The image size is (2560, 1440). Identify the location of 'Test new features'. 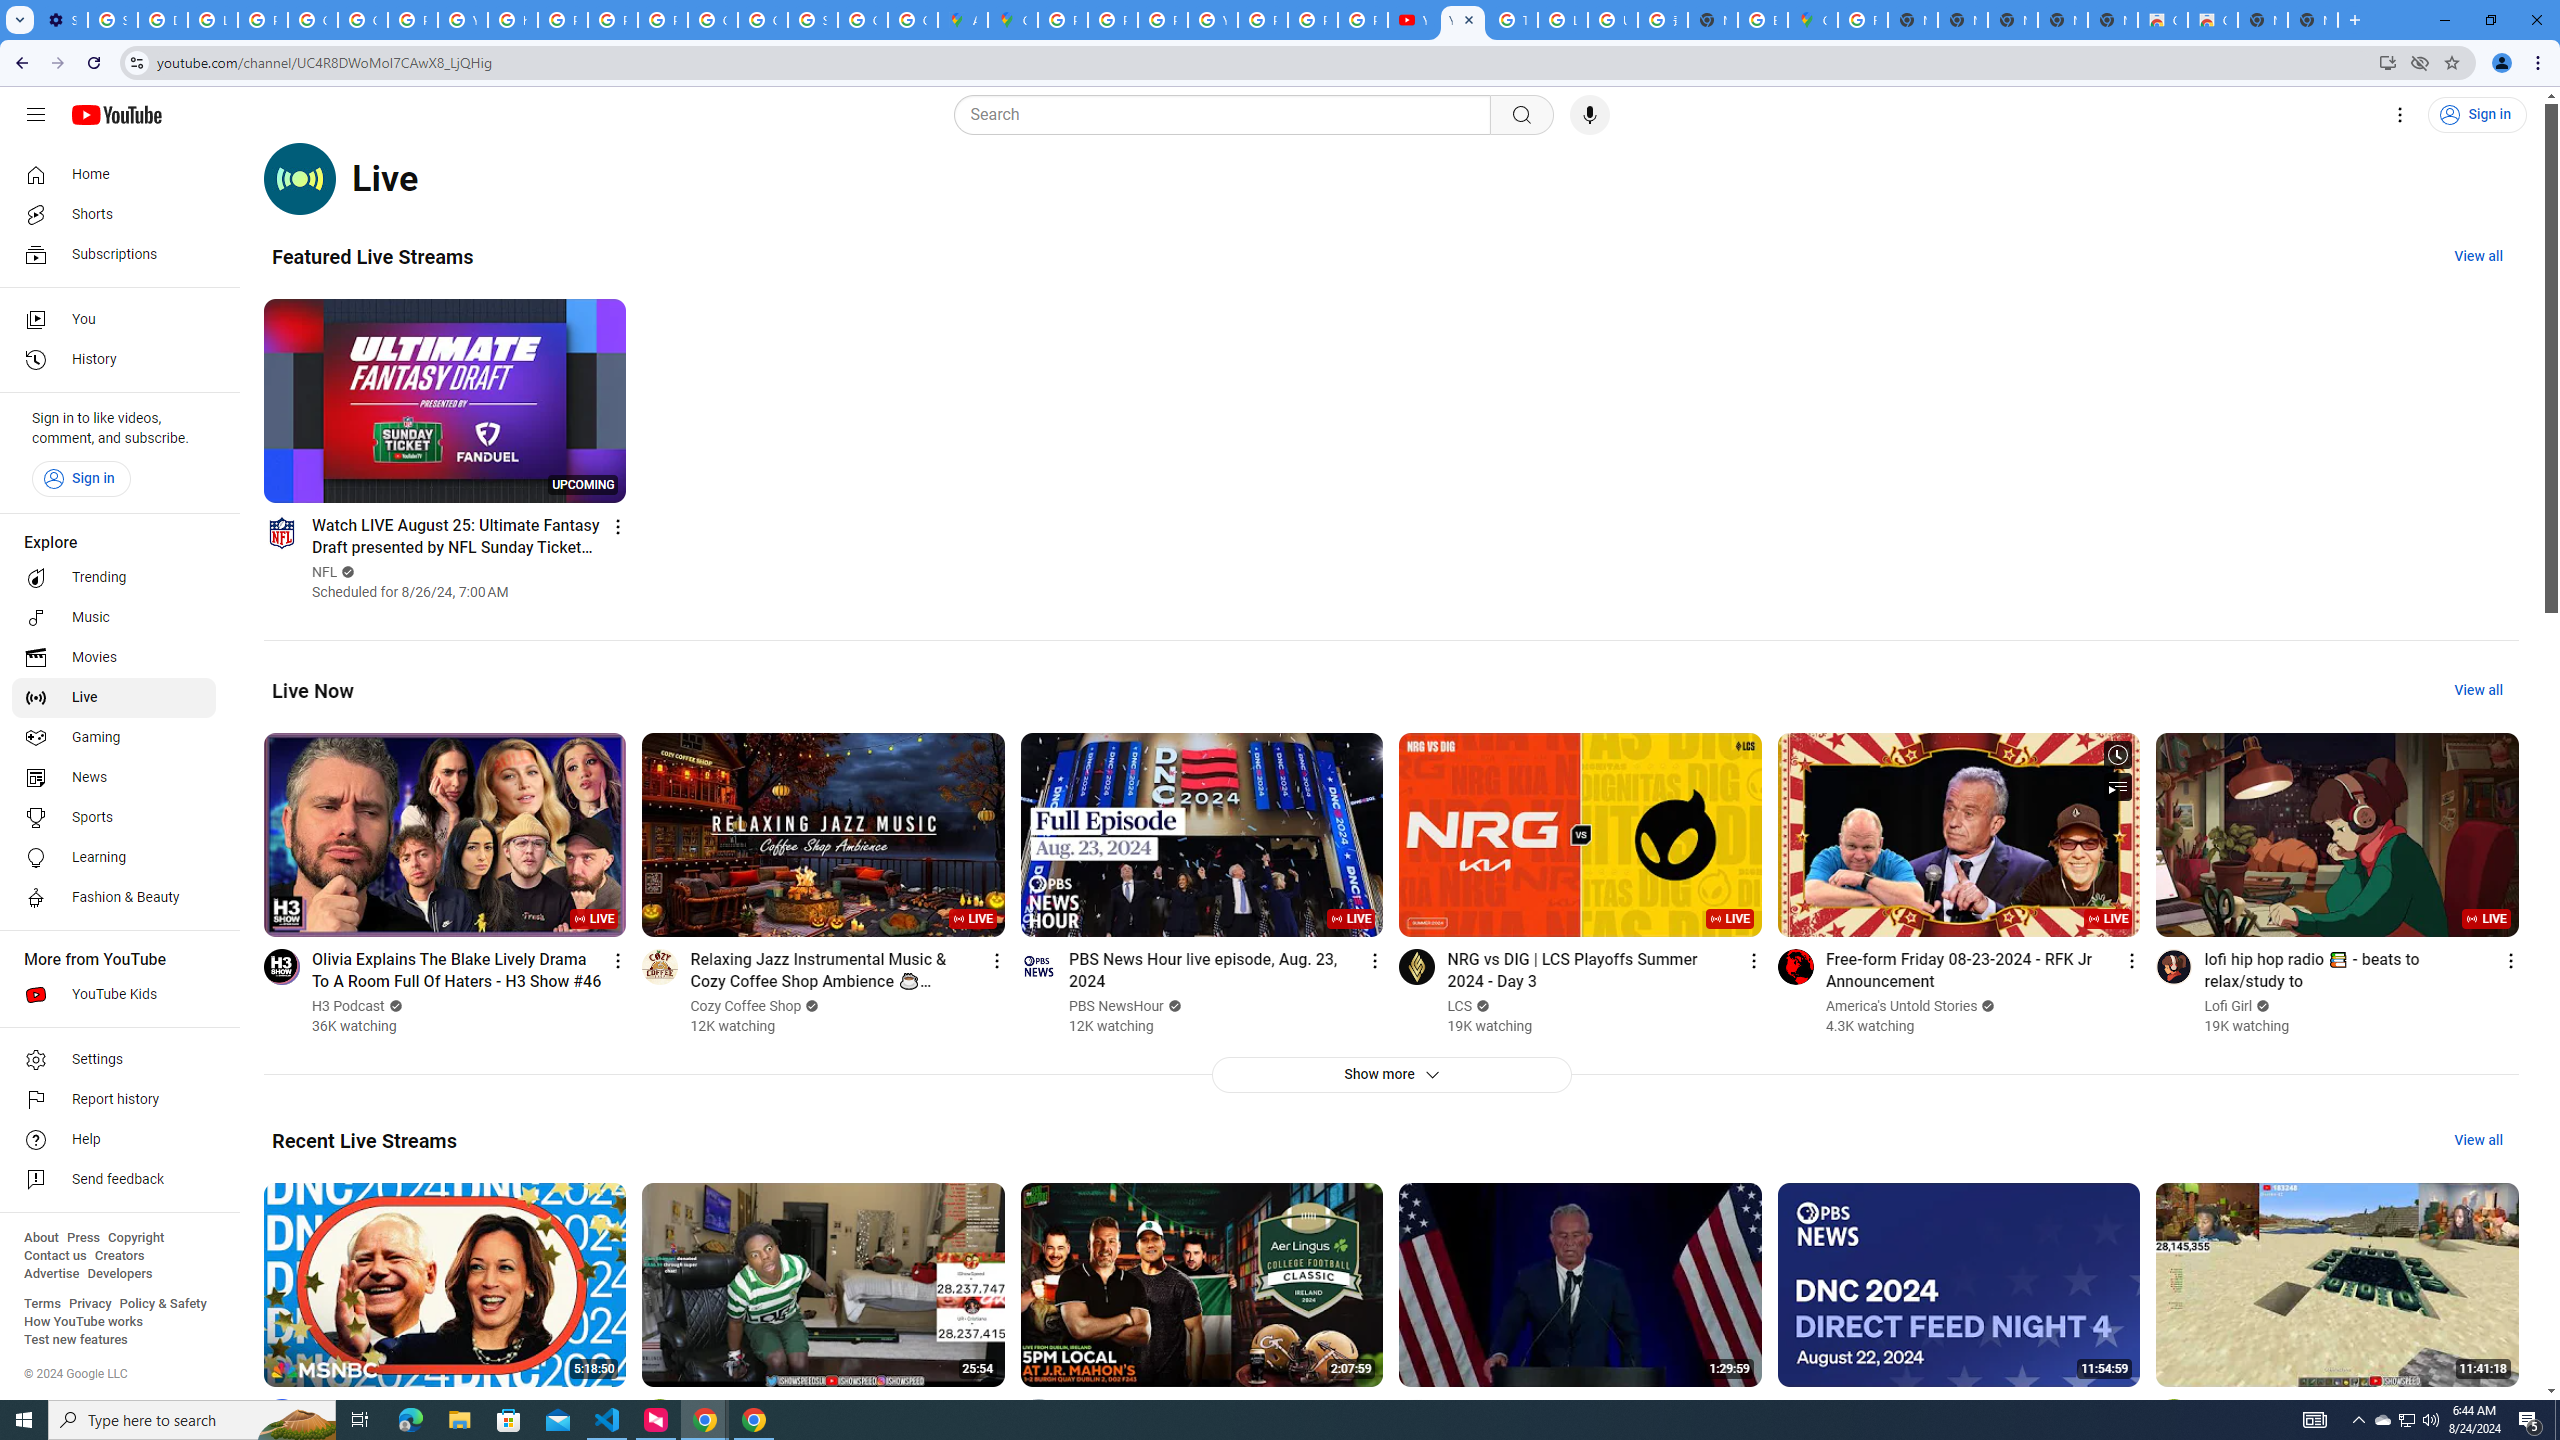
(74, 1338).